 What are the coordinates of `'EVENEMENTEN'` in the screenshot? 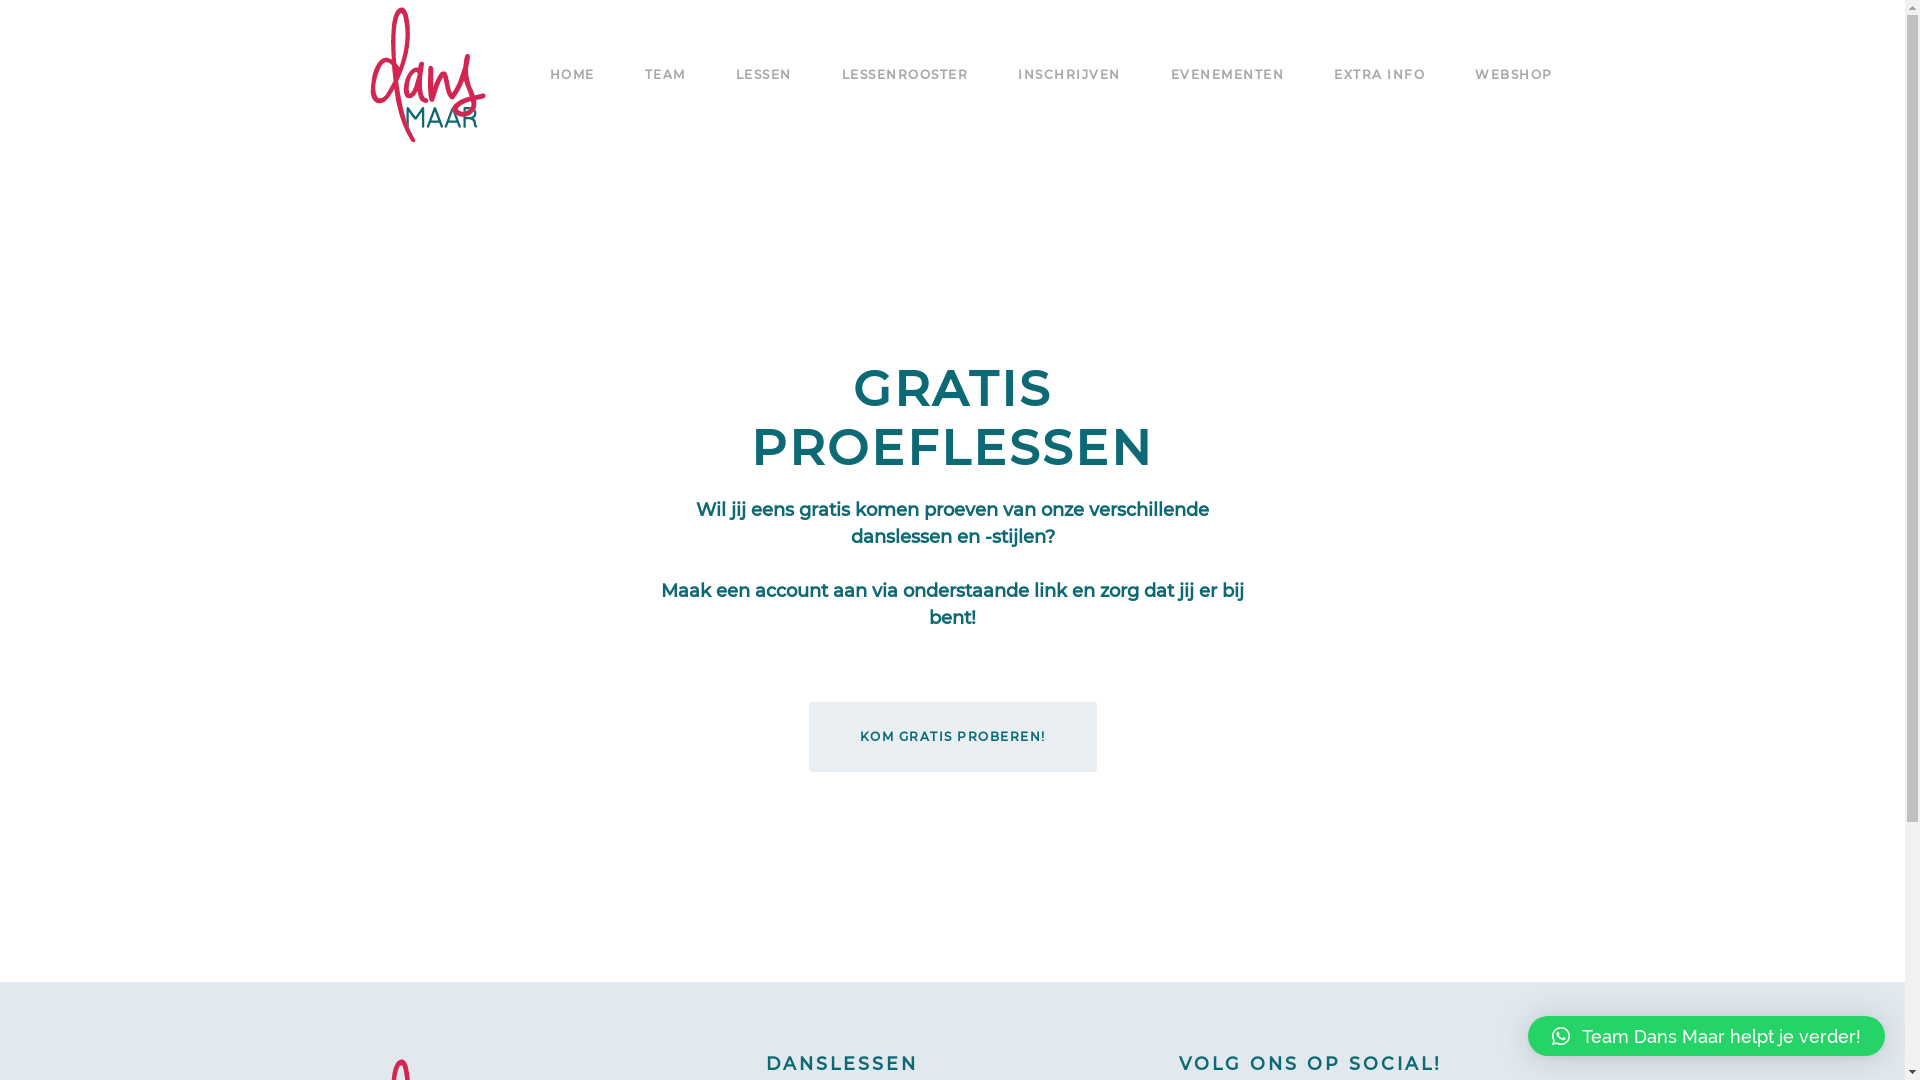 It's located at (1226, 73).